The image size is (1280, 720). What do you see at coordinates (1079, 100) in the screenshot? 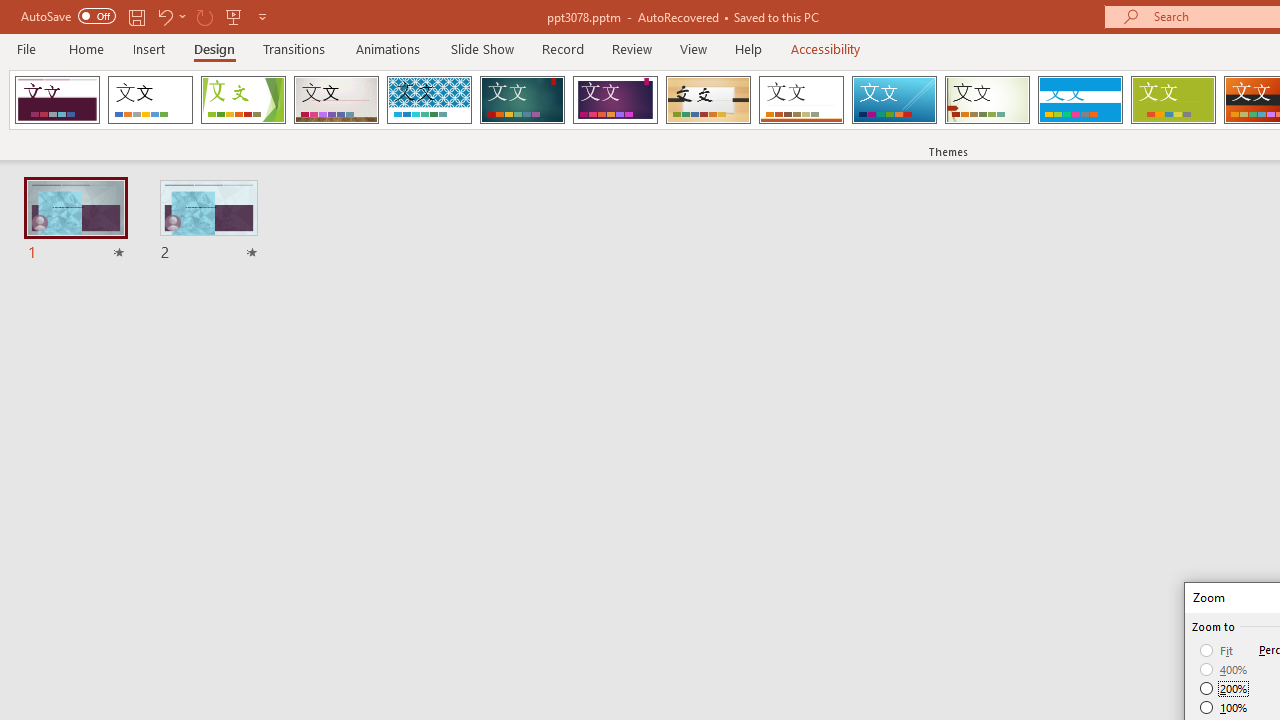
I see `'Banded'` at bounding box center [1079, 100].